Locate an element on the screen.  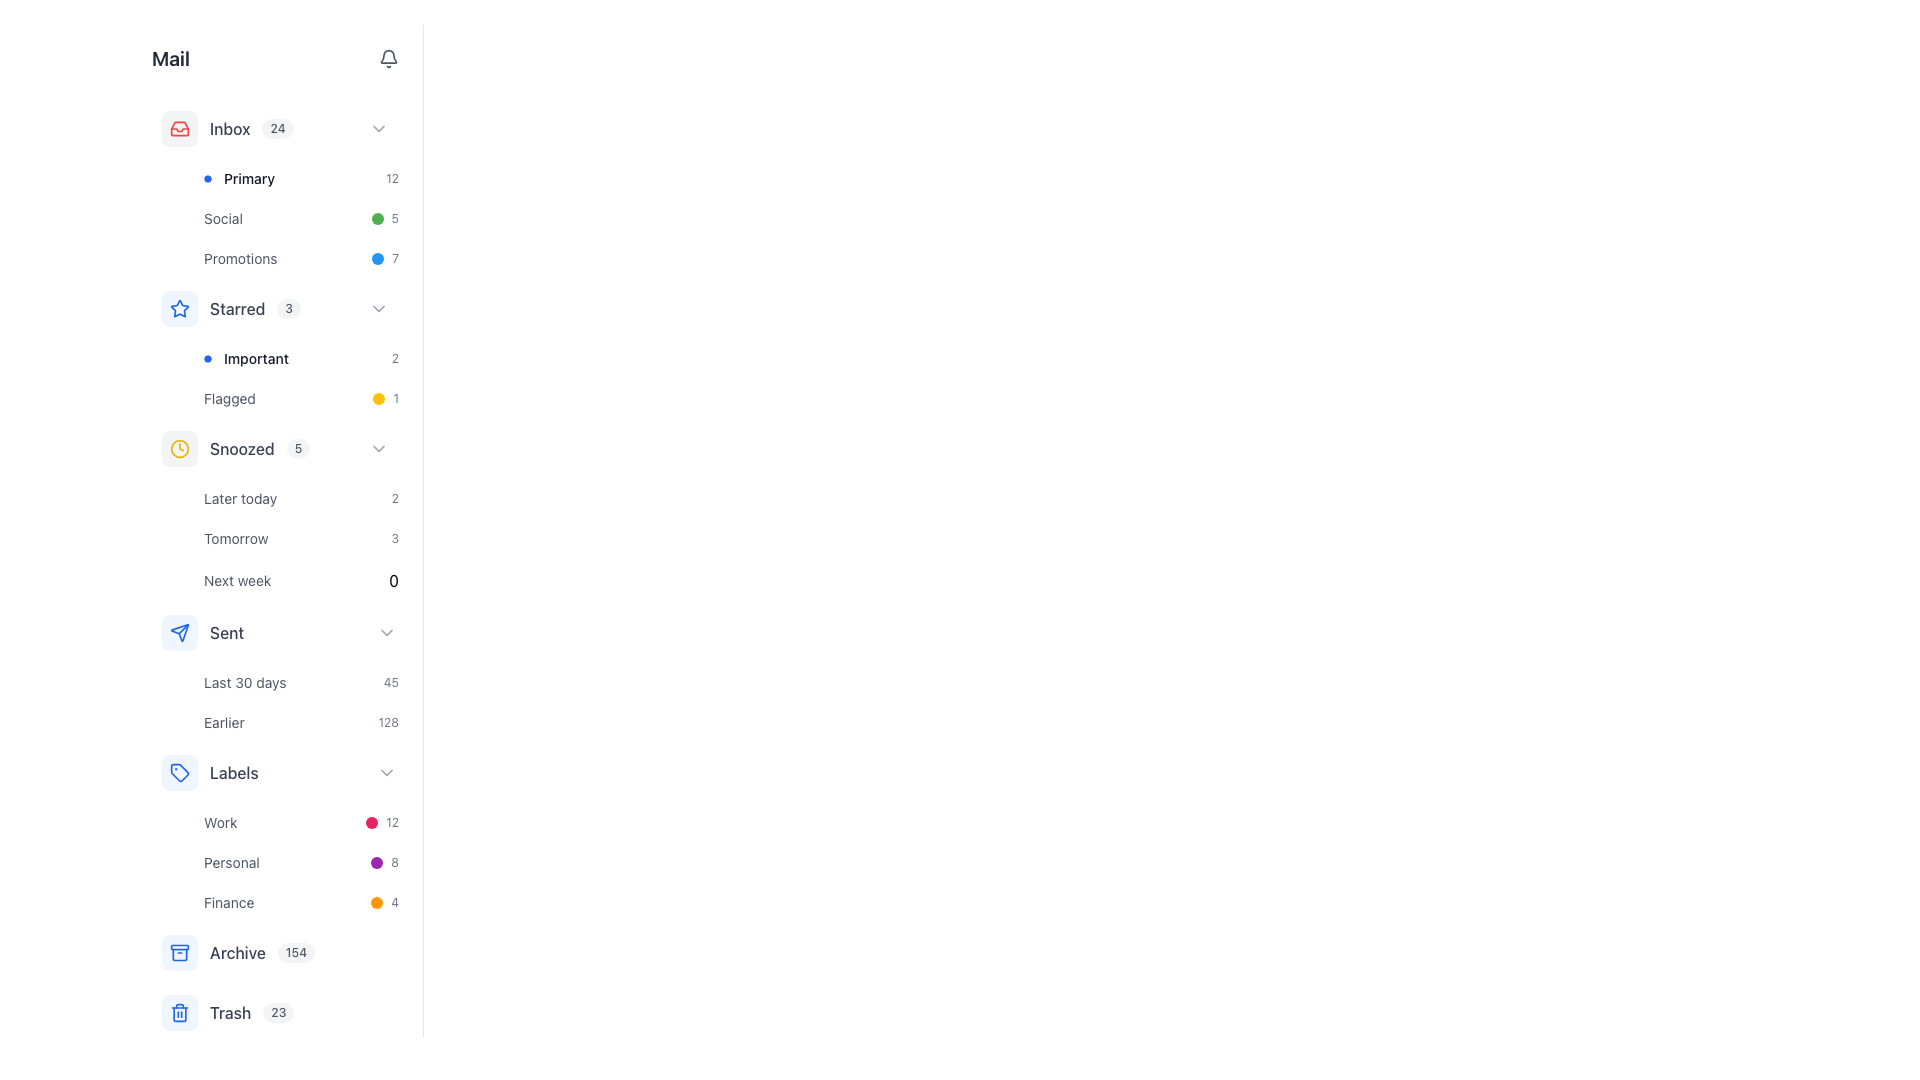
value displayed in the Text label showing the number '5', which is located in the 'Social' section of the left navigation panel, next to a green circular indicator is located at coordinates (395, 219).